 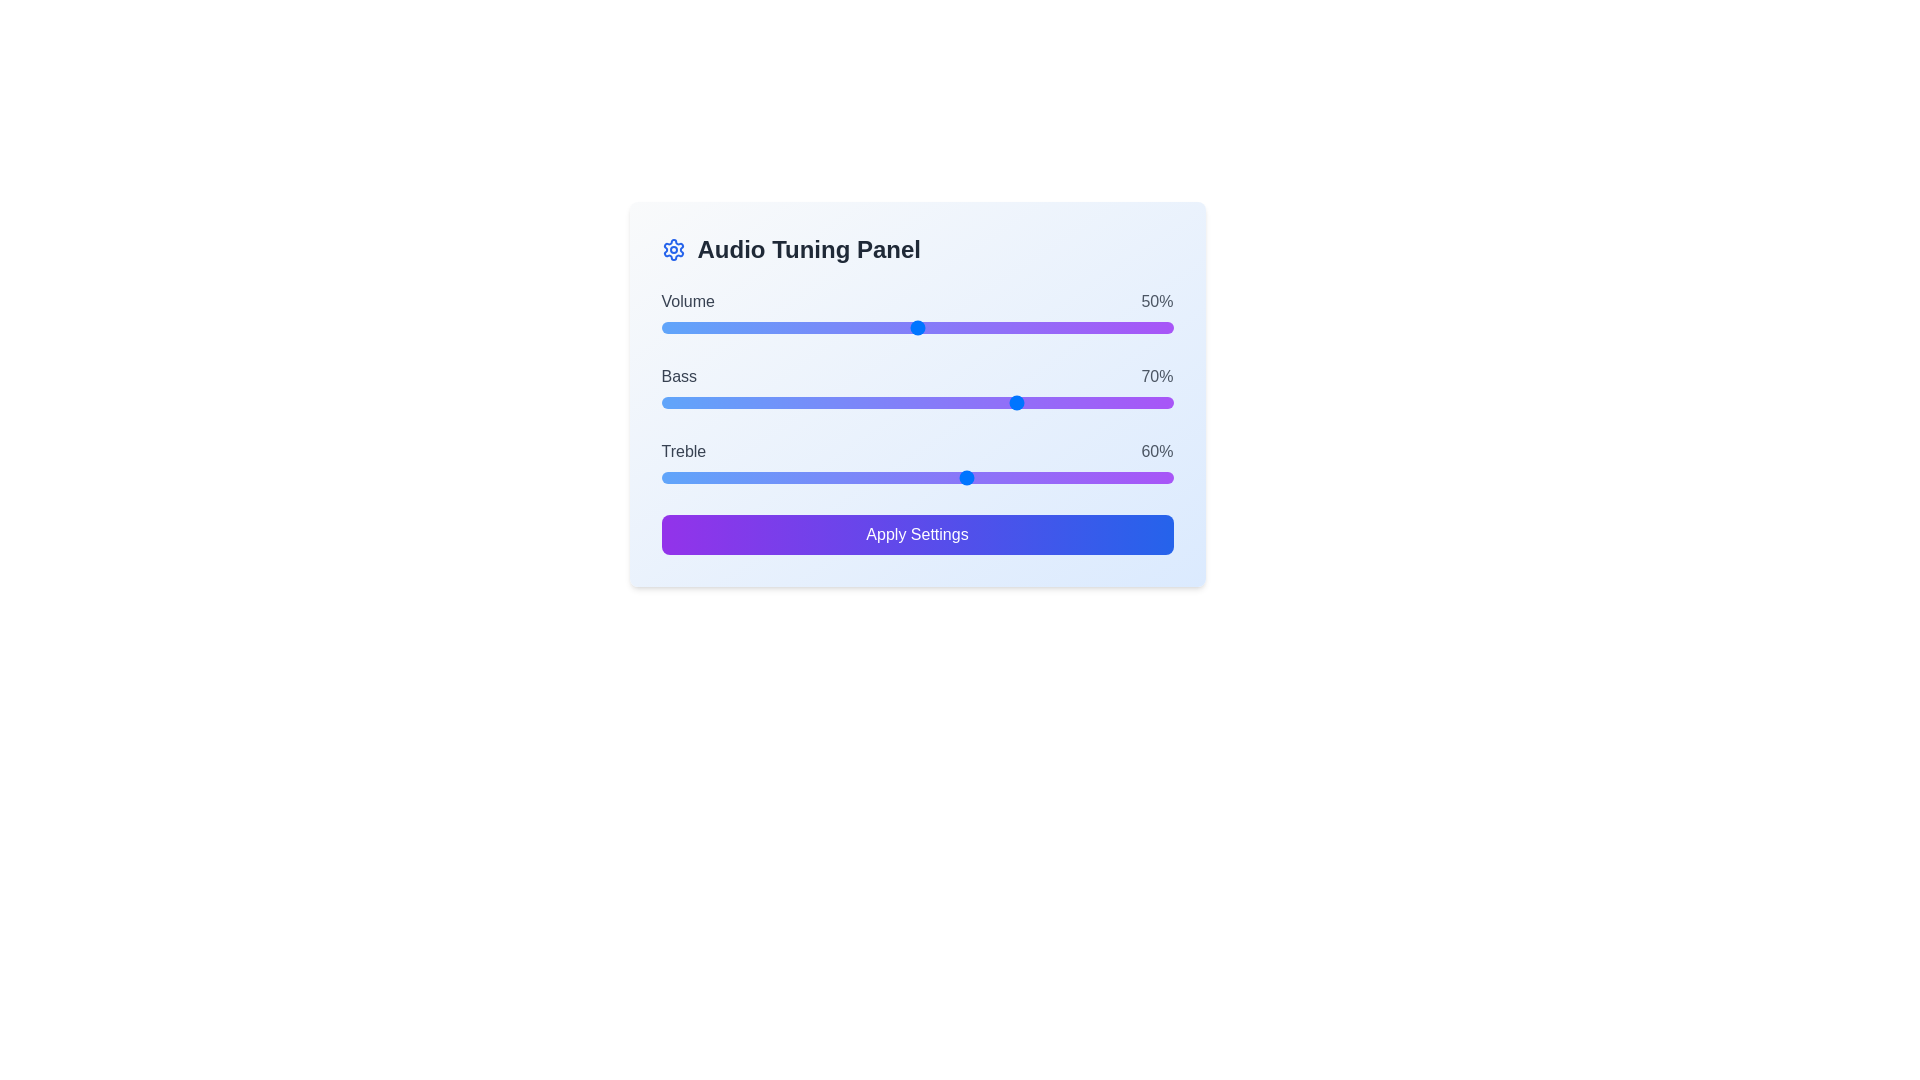 What do you see at coordinates (778, 402) in the screenshot?
I see `the bass level` at bounding box center [778, 402].